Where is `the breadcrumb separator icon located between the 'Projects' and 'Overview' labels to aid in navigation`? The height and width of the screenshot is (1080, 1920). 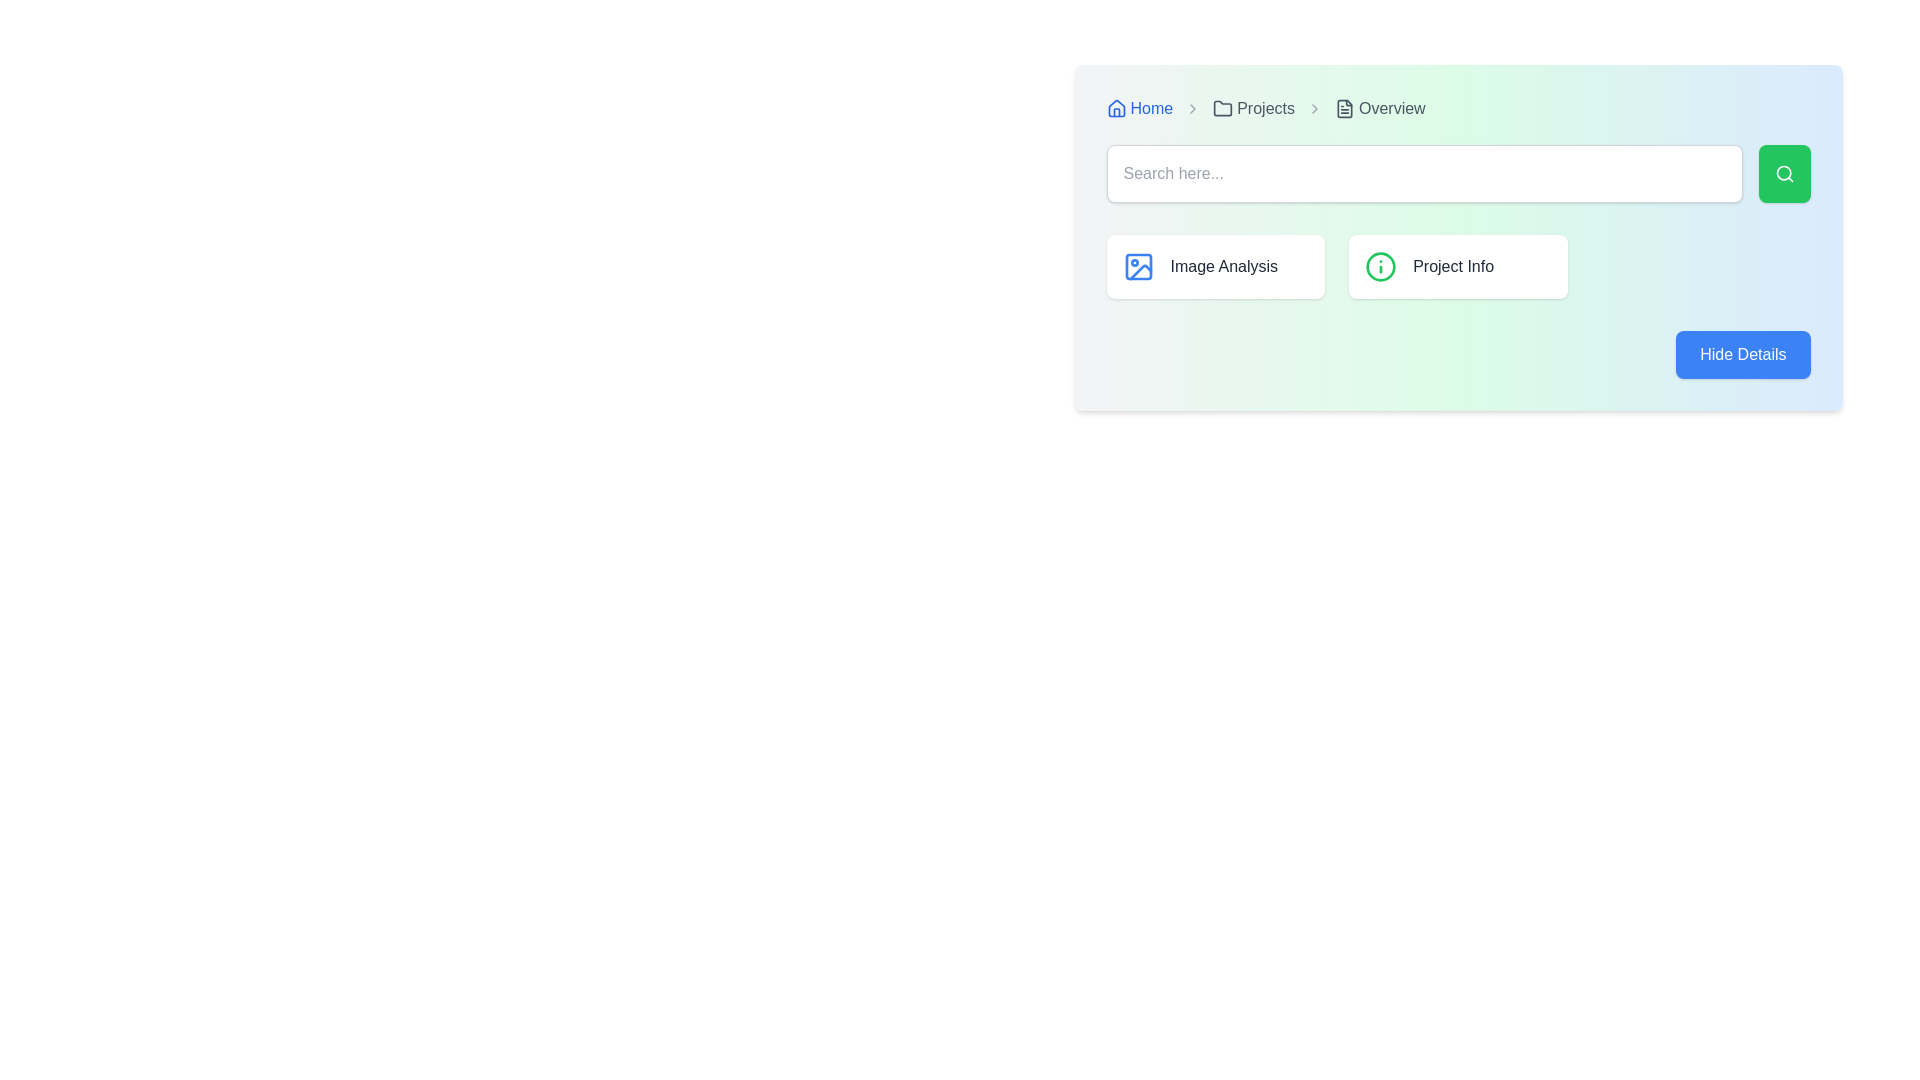
the breadcrumb separator icon located between the 'Projects' and 'Overview' labels to aid in navigation is located at coordinates (1315, 108).